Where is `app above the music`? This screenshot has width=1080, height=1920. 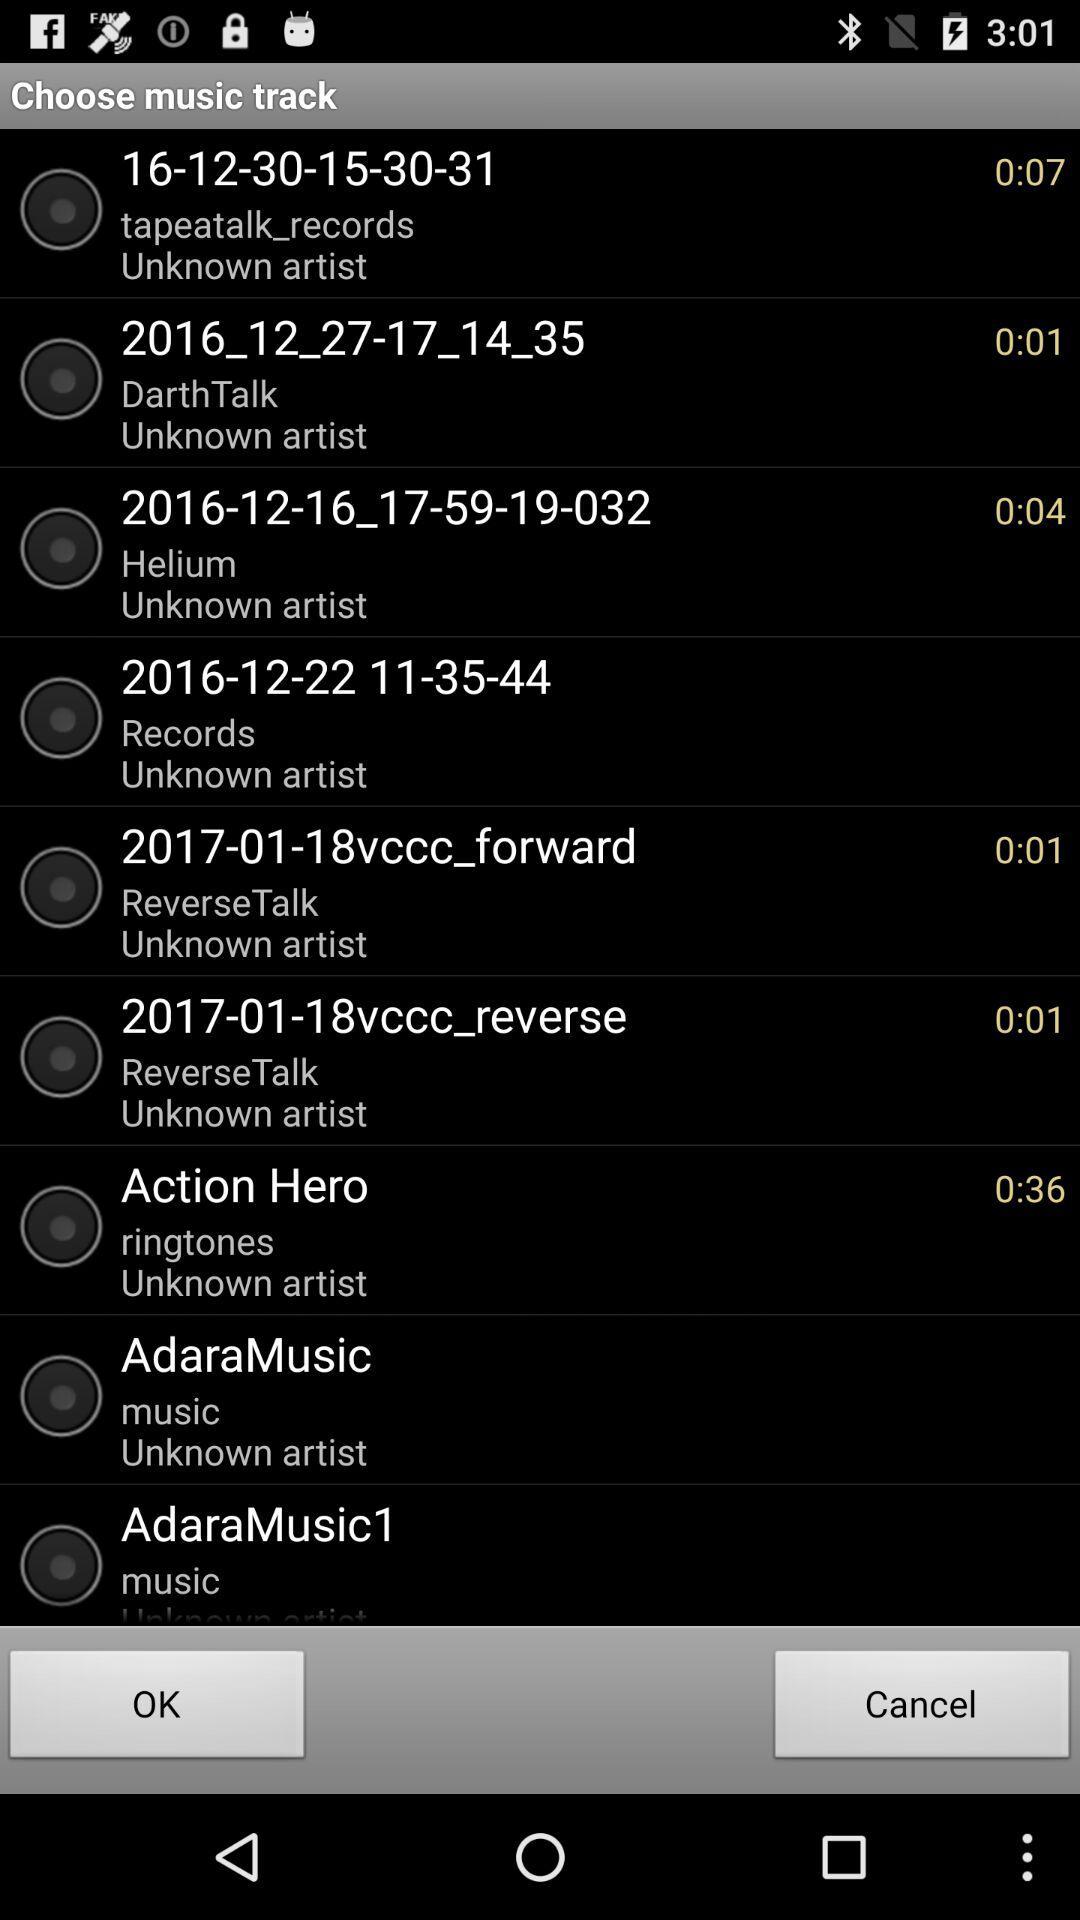
app above the music is located at coordinates (583, 1521).